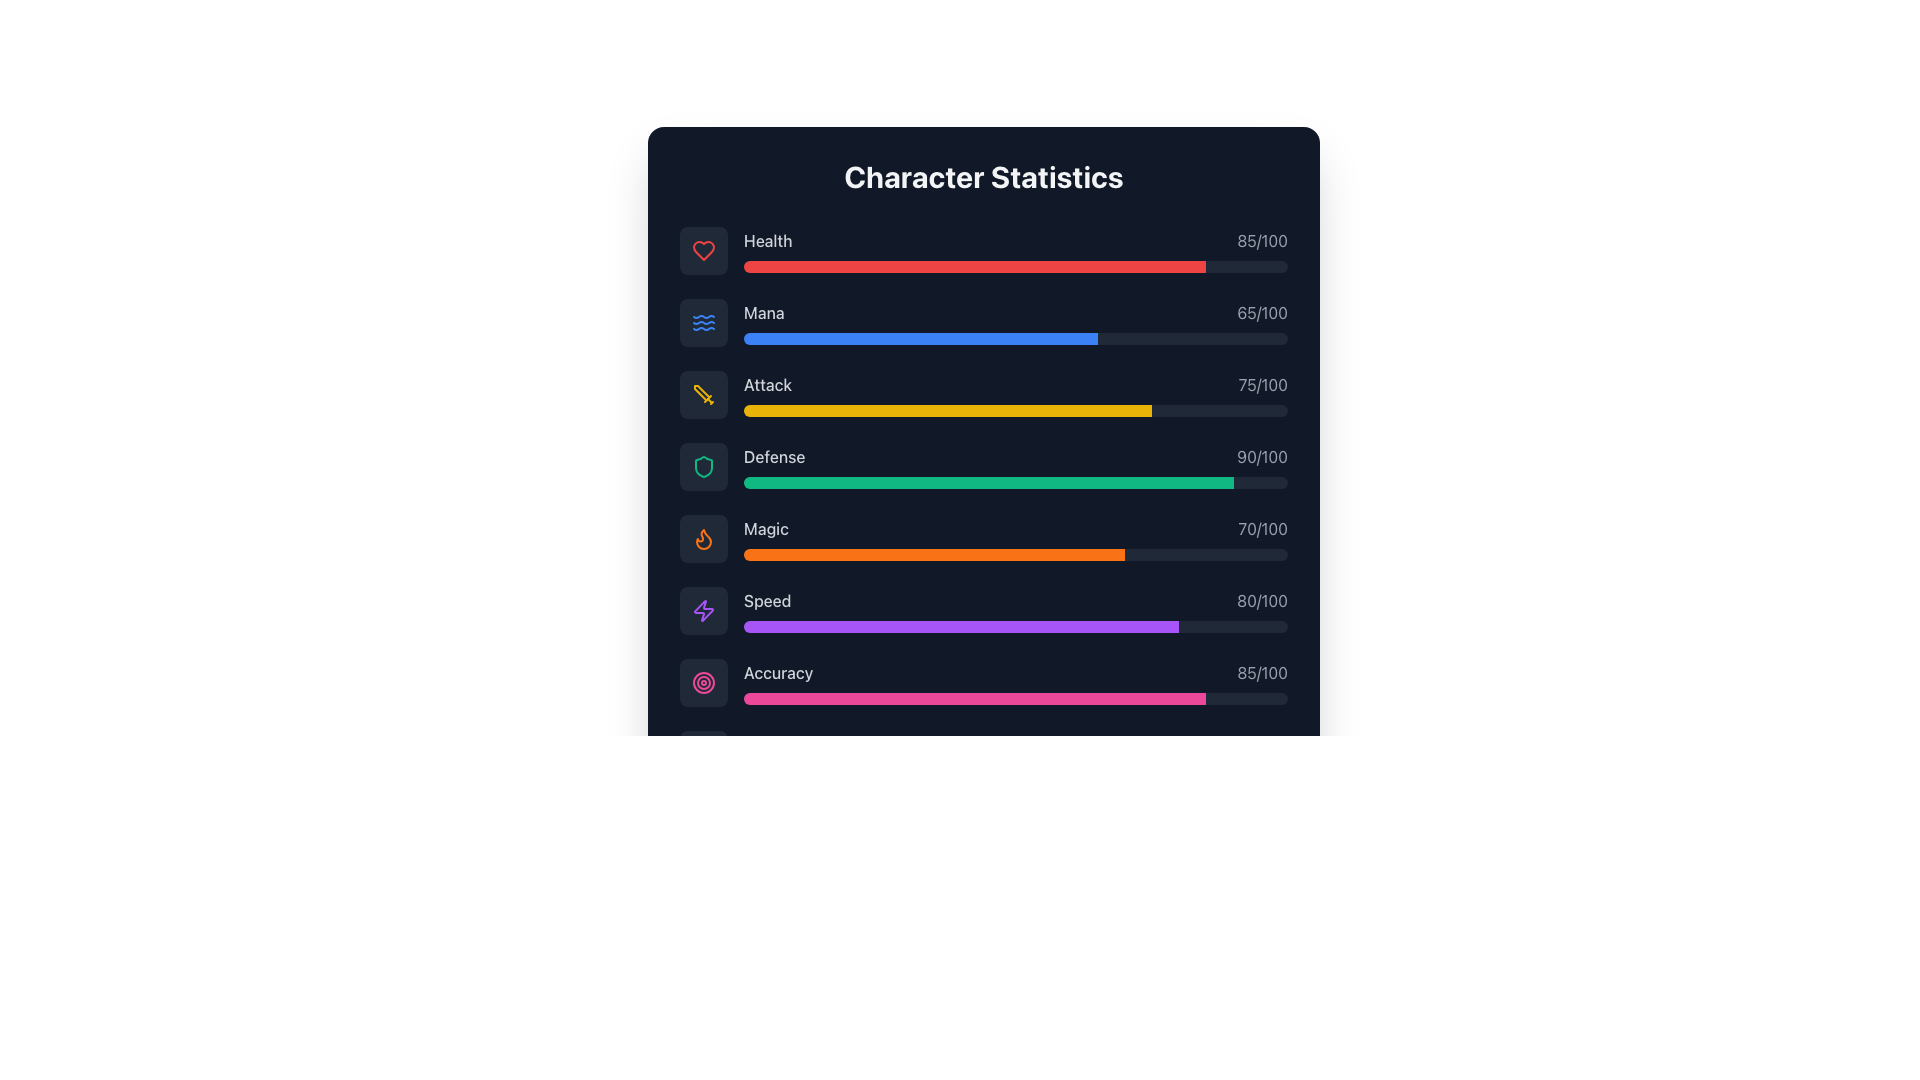  What do you see at coordinates (704, 394) in the screenshot?
I see `the yellow outline sword icon located to the left of the 'Attack' text in the third row of items` at bounding box center [704, 394].